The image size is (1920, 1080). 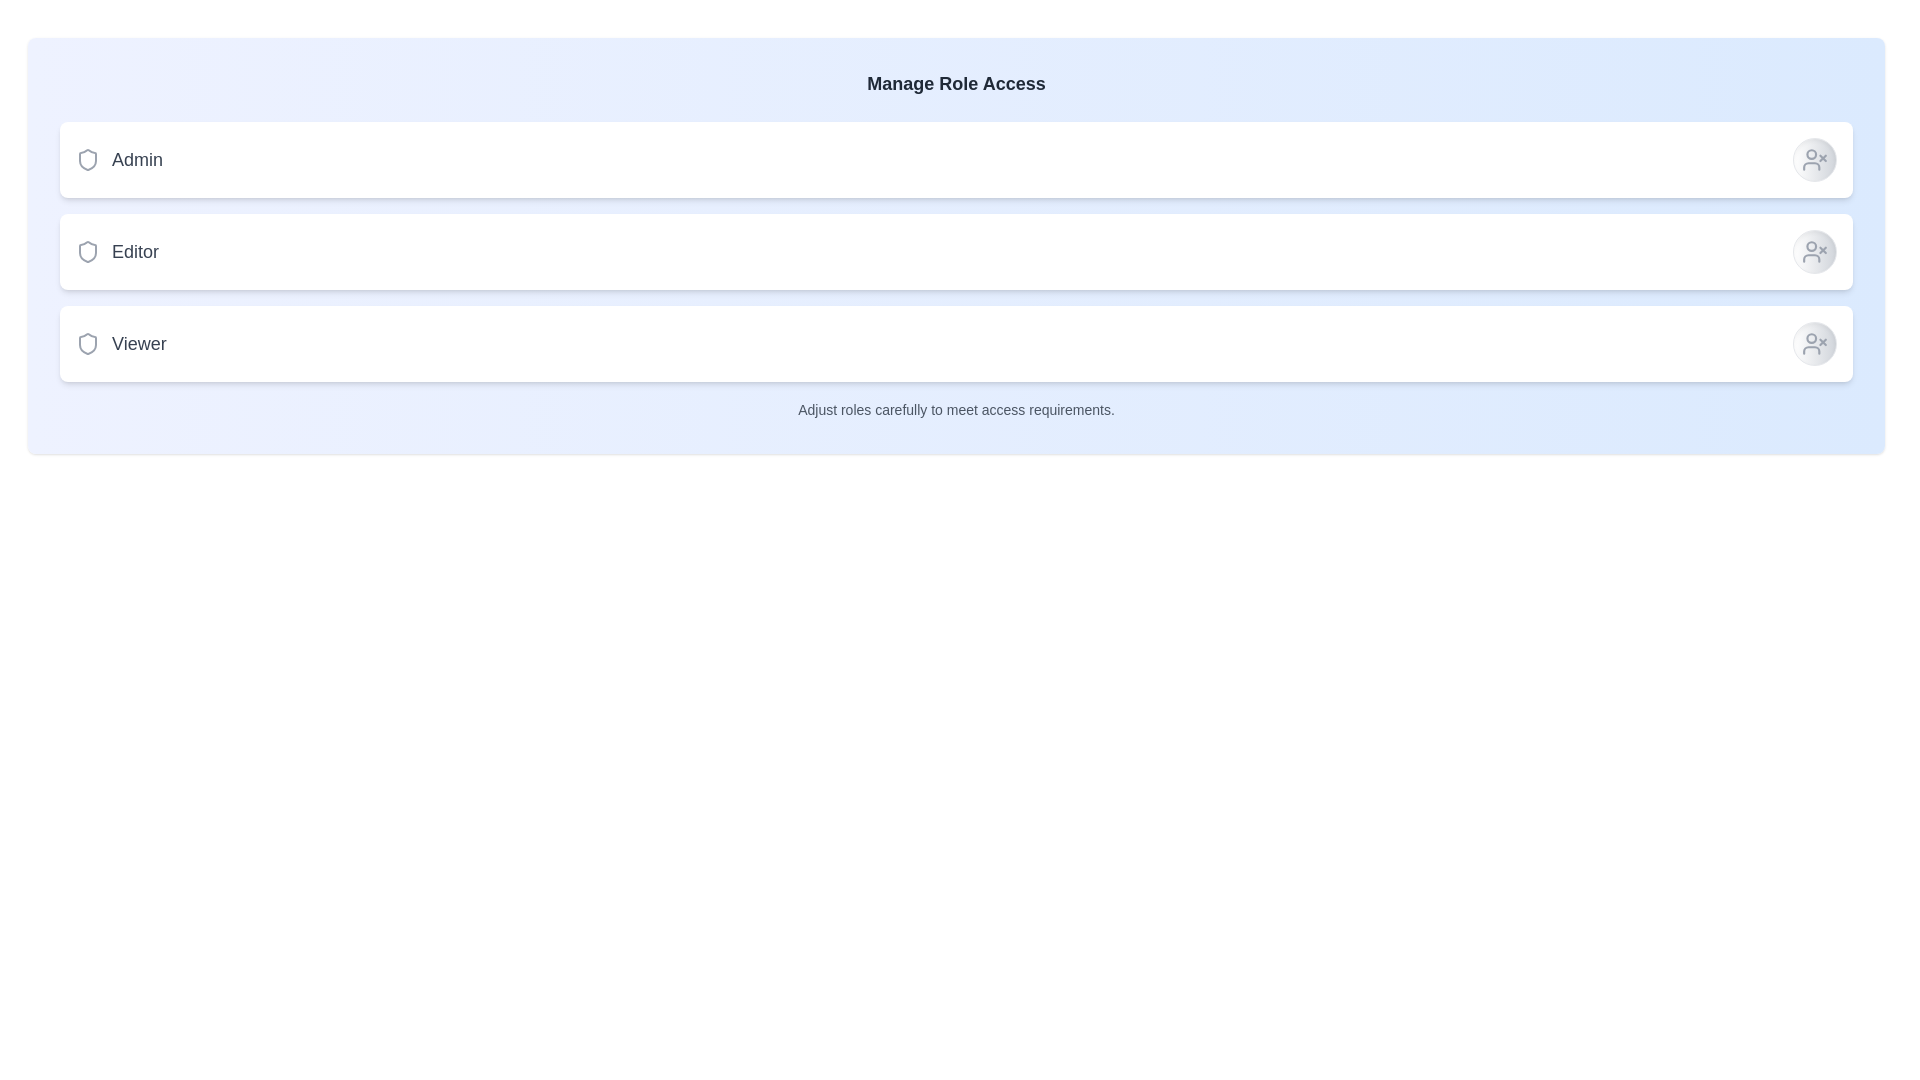 What do you see at coordinates (116, 250) in the screenshot?
I see `the label with the shield-shaped icon and the text 'Editor', which is styled with a light gray icon and bold gray text, located in the middle section of the vertical list of role titles` at bounding box center [116, 250].